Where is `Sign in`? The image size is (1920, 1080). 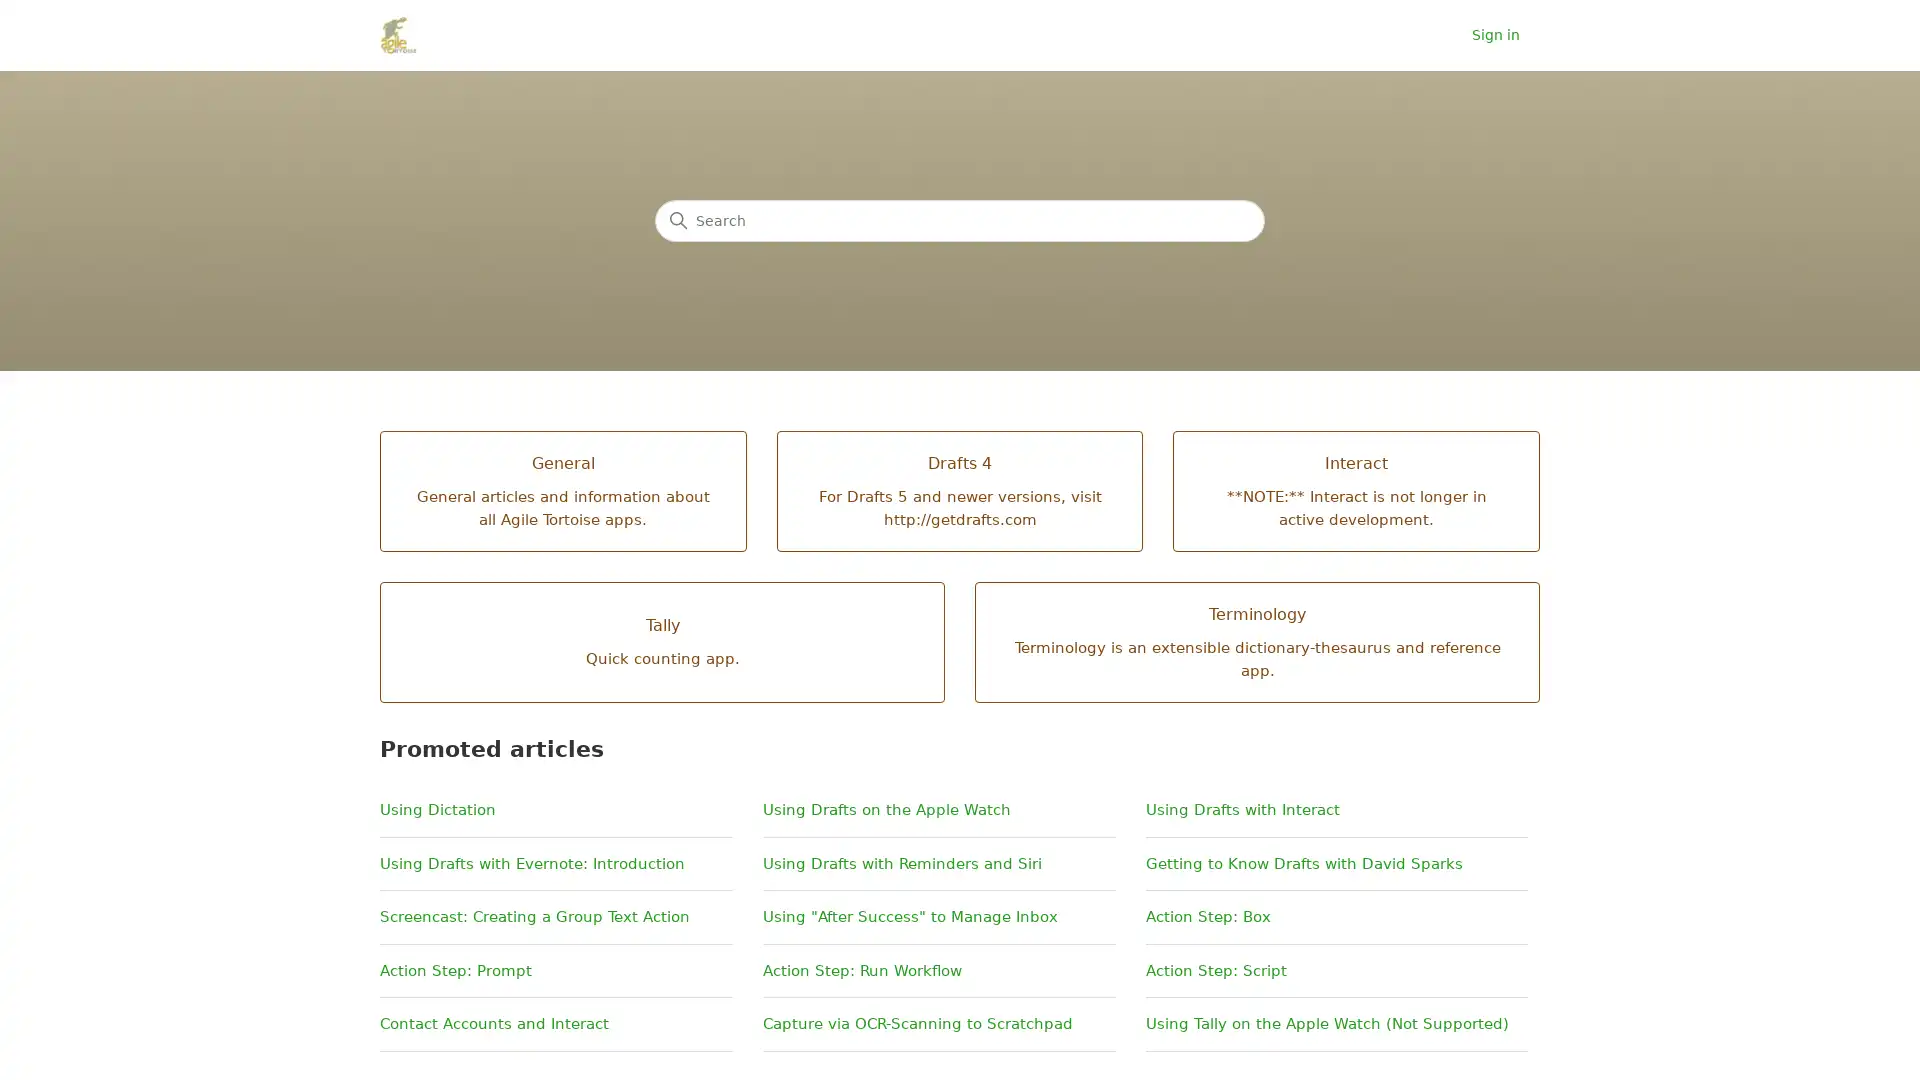
Sign in is located at coordinates (1506, 35).